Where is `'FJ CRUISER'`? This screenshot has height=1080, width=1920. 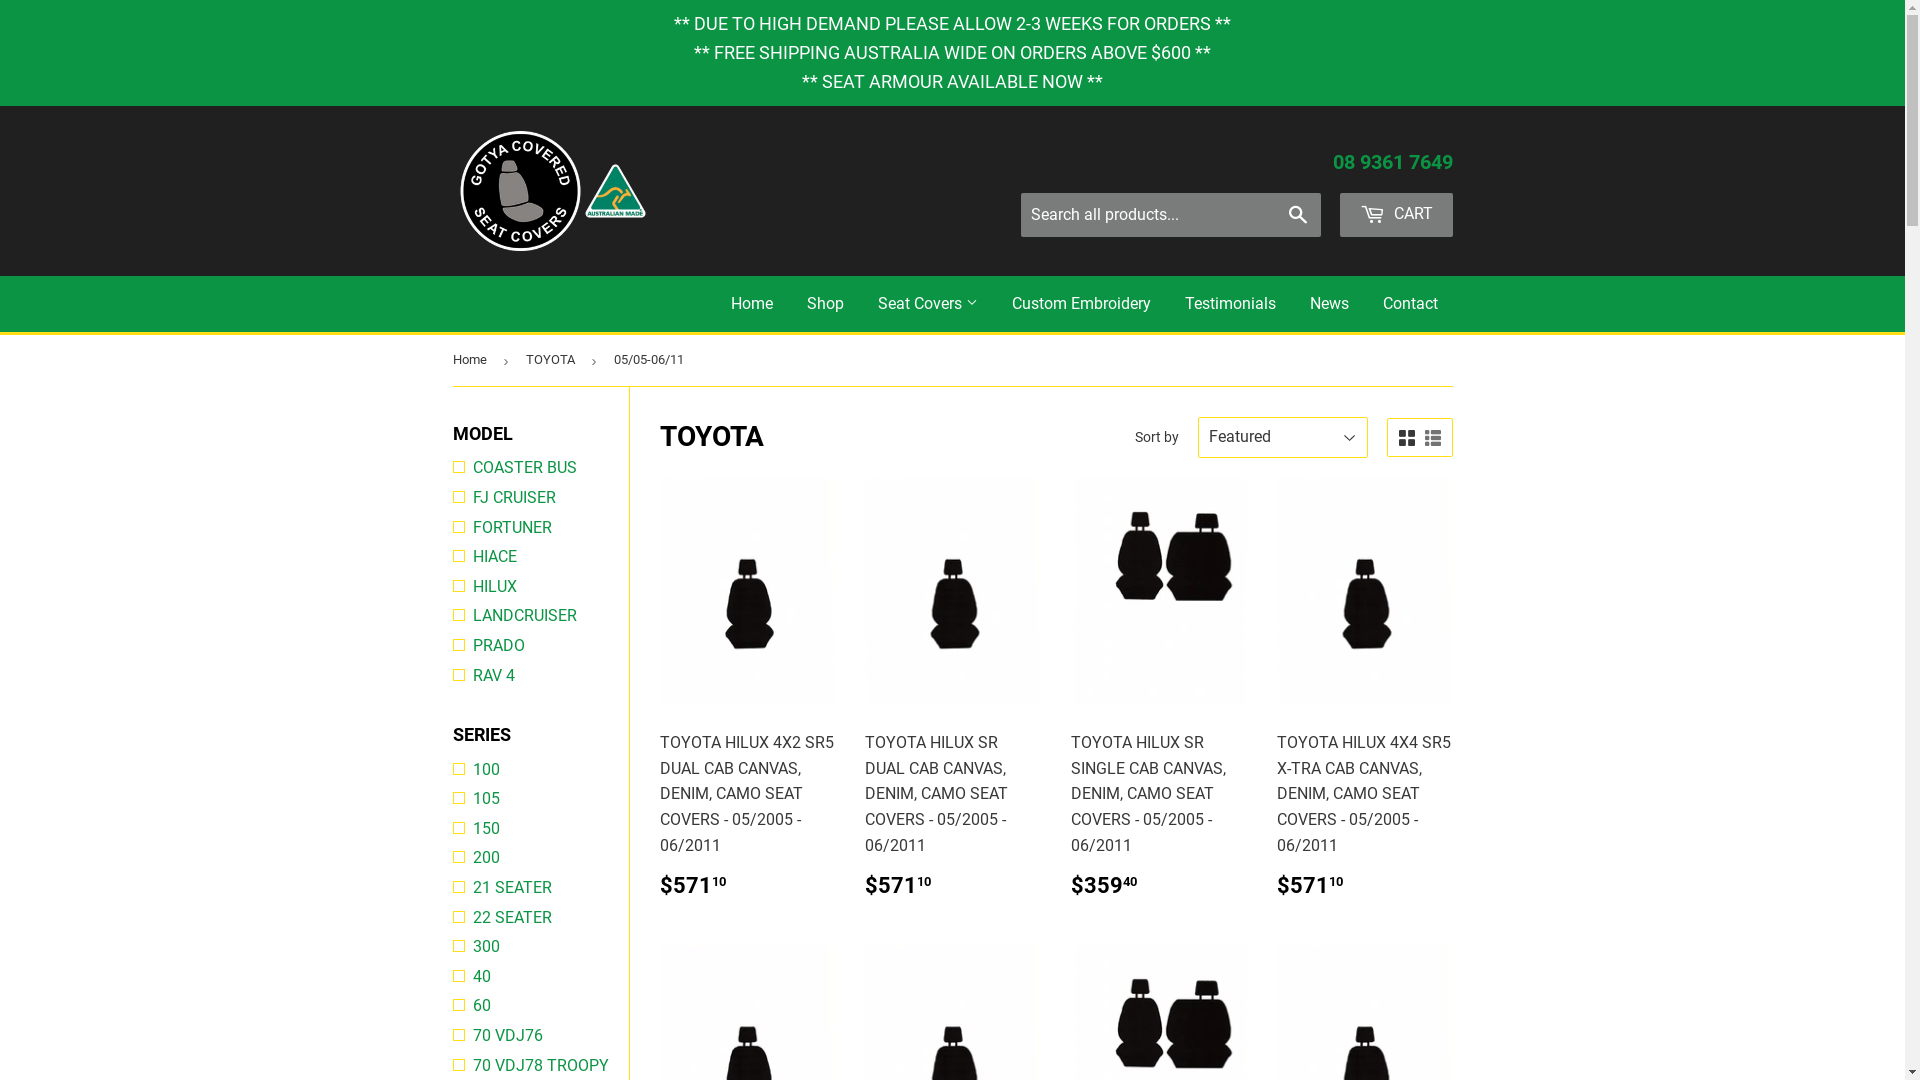 'FJ CRUISER' is located at coordinates (539, 496).